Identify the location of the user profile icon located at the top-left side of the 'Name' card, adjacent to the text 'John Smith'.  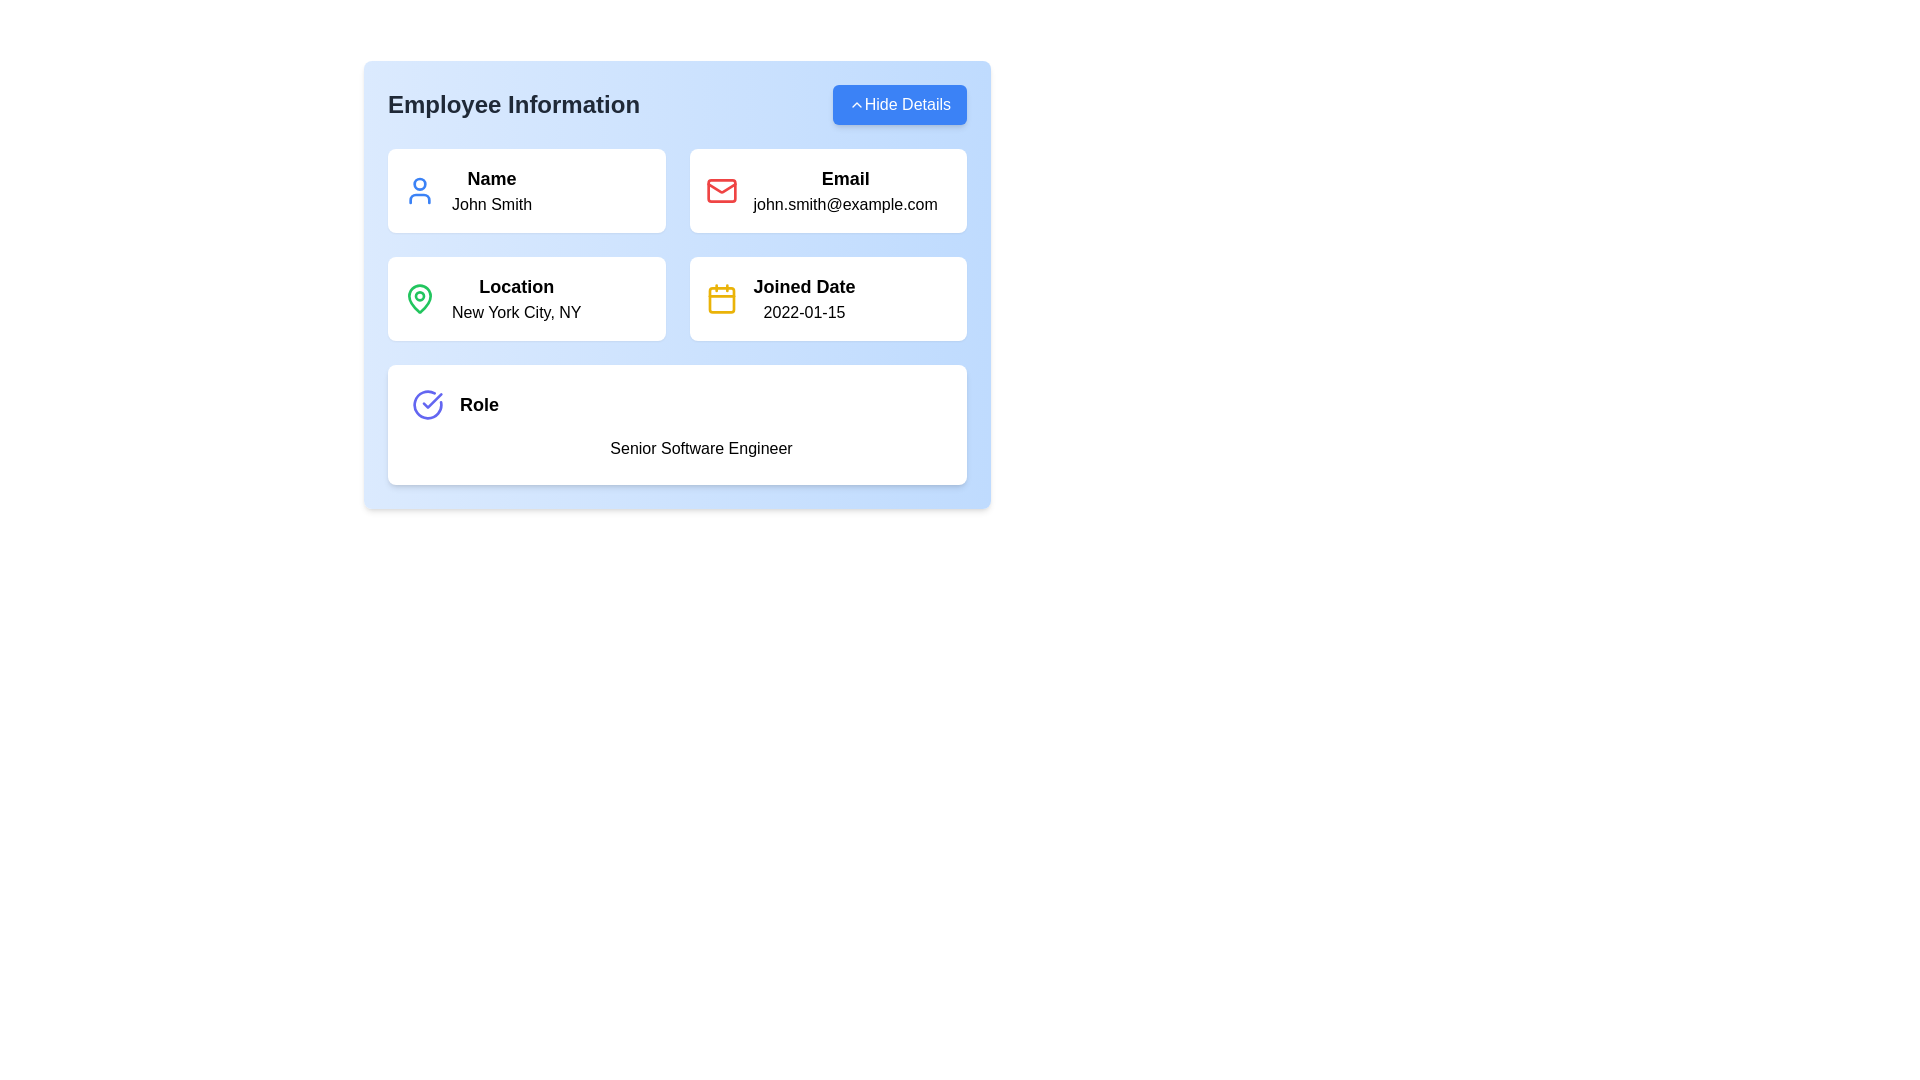
(419, 191).